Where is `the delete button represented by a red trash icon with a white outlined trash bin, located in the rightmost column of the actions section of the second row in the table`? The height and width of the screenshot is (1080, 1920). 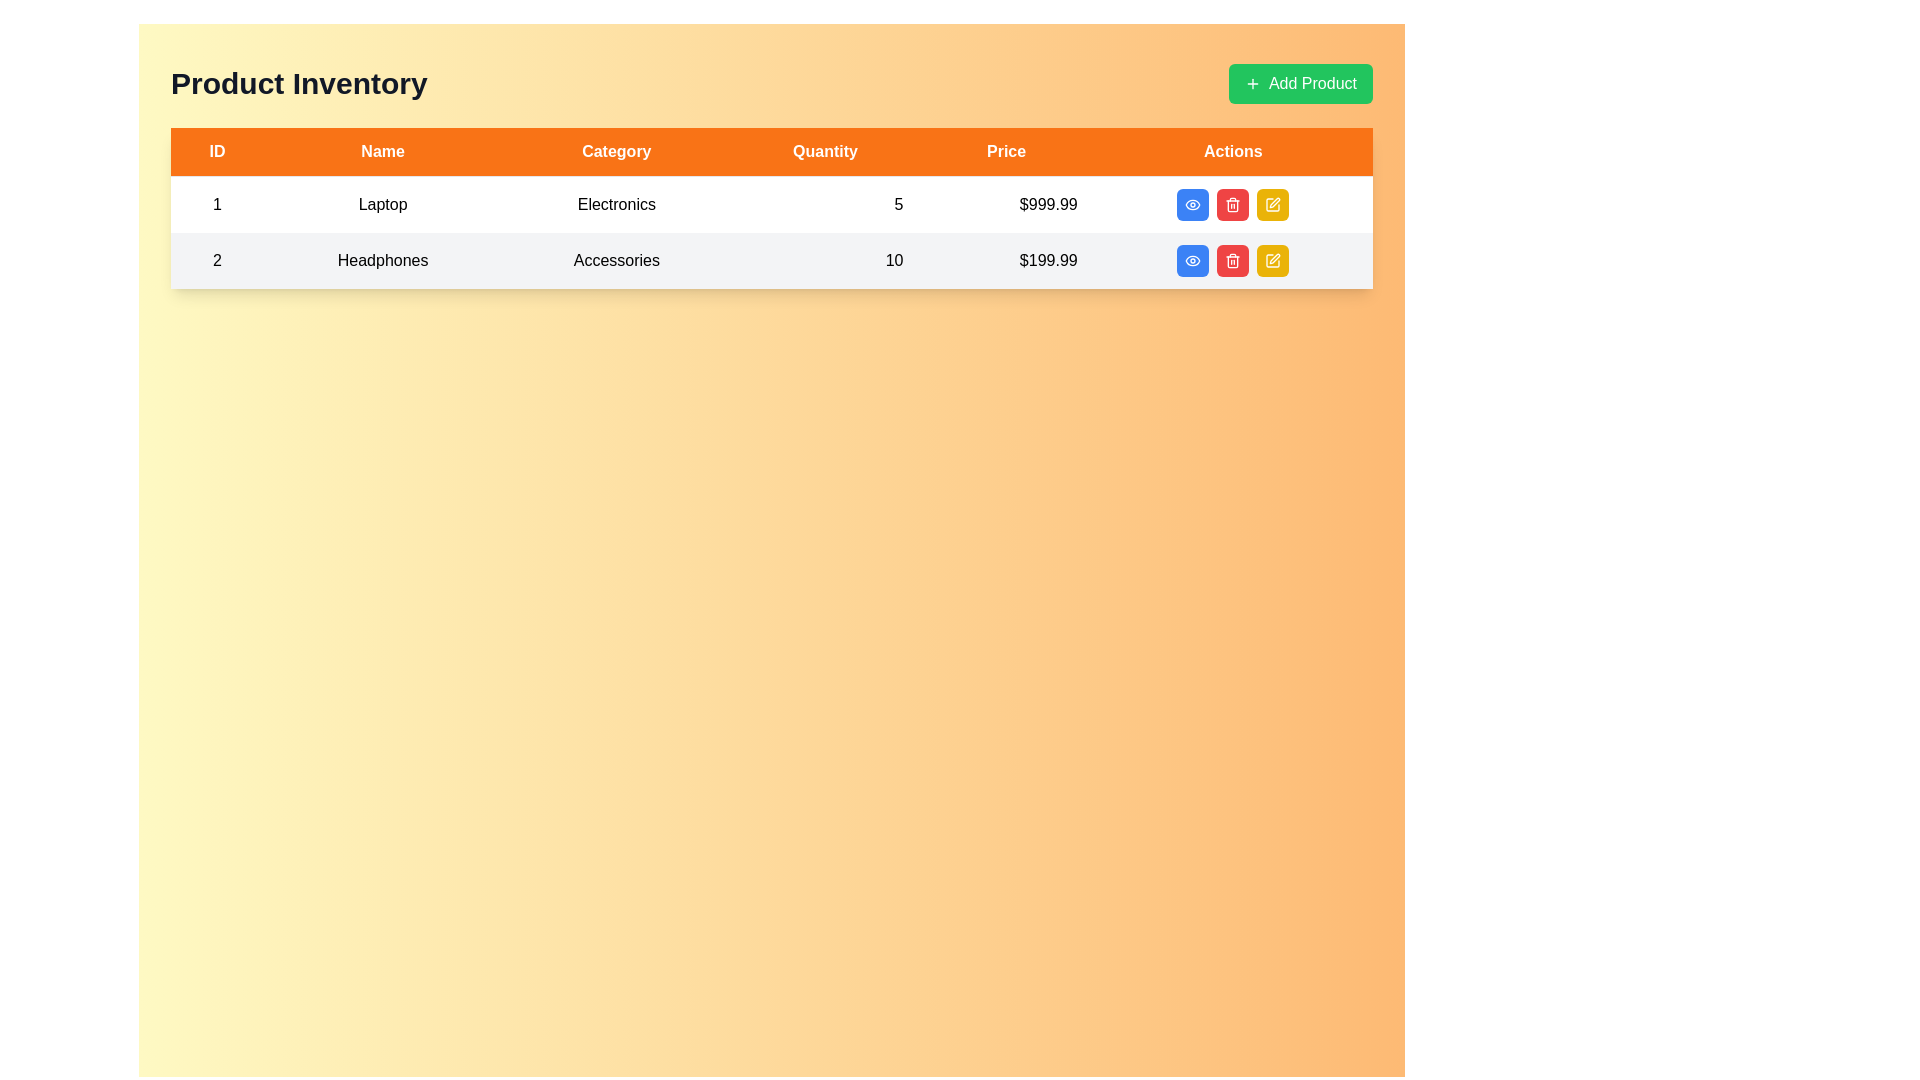 the delete button represented by a red trash icon with a white outlined trash bin, located in the rightmost column of the actions section of the second row in the table is located at coordinates (1232, 260).